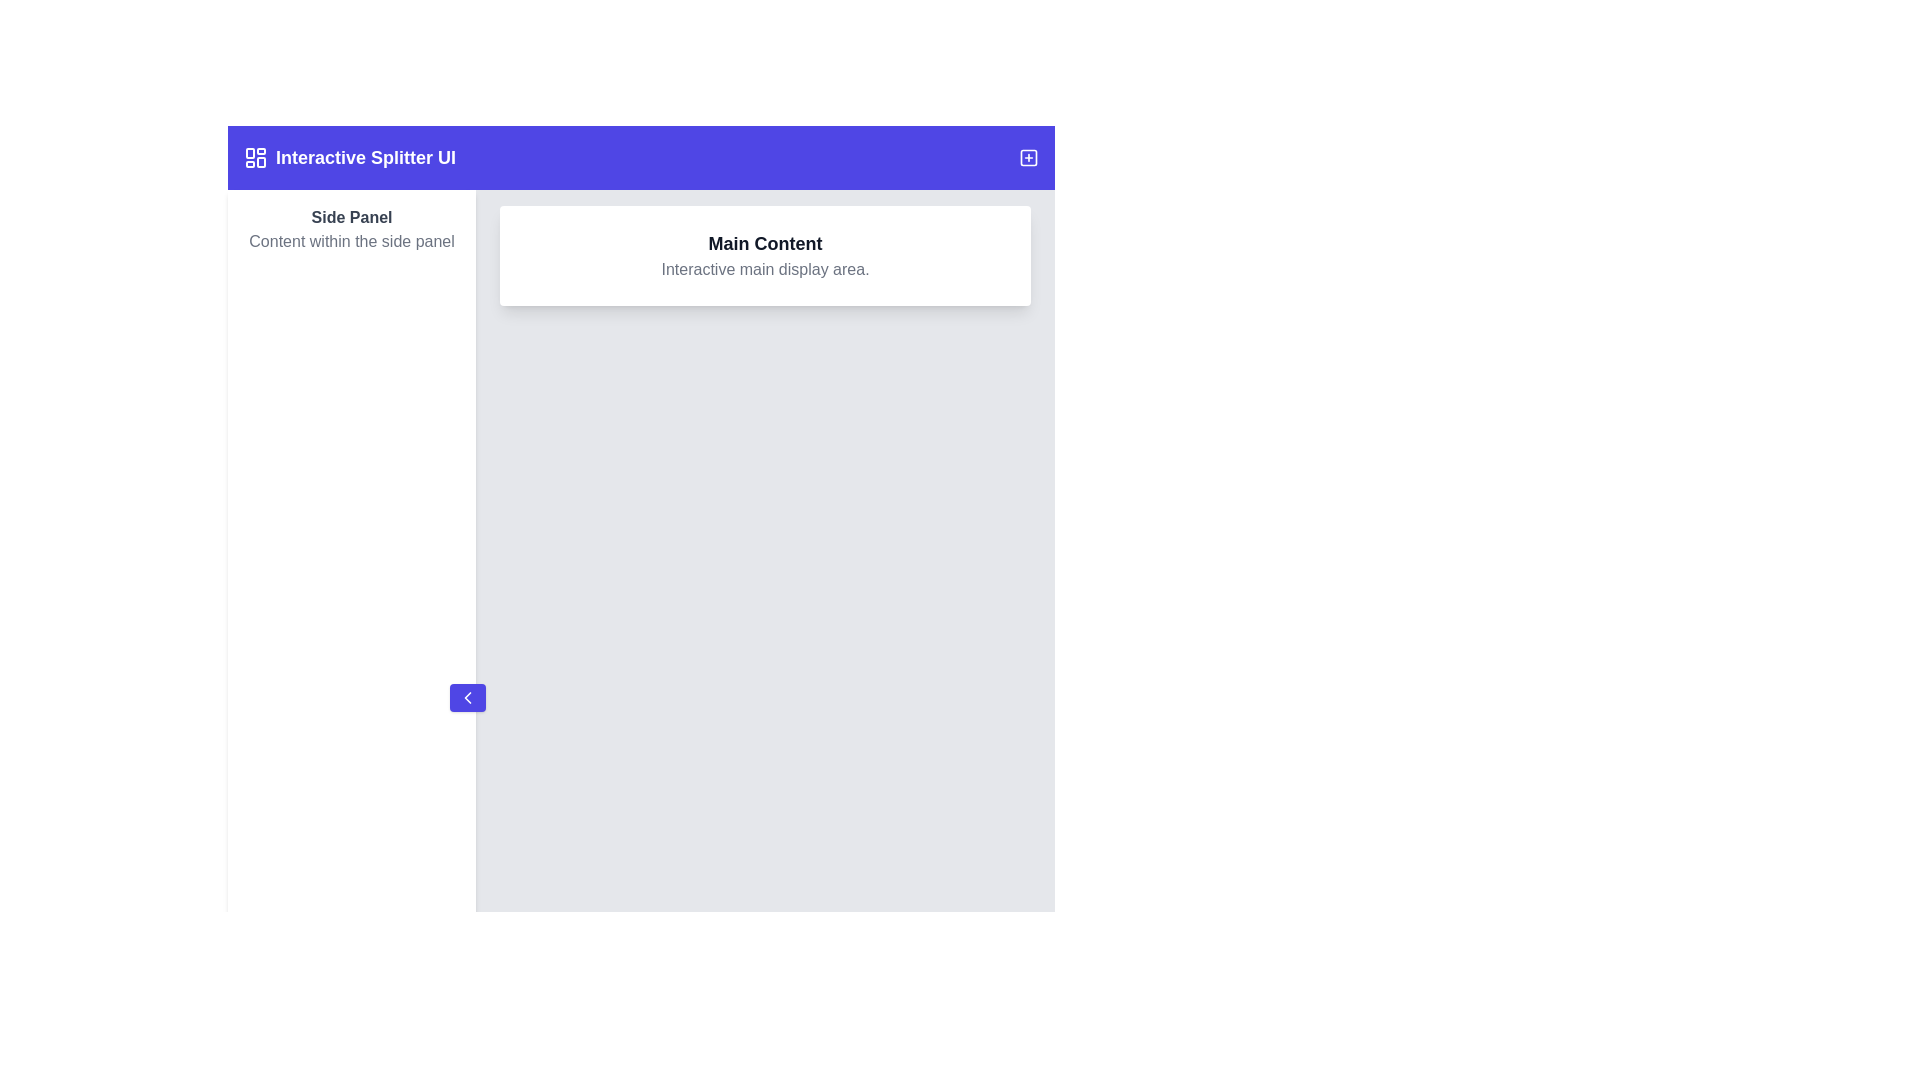 Image resolution: width=1920 pixels, height=1080 pixels. I want to click on the decorative visual element representing a layout or dashboard concept in the application's header, located at the top-left corner of a group of four rectangles, so click(249, 152).